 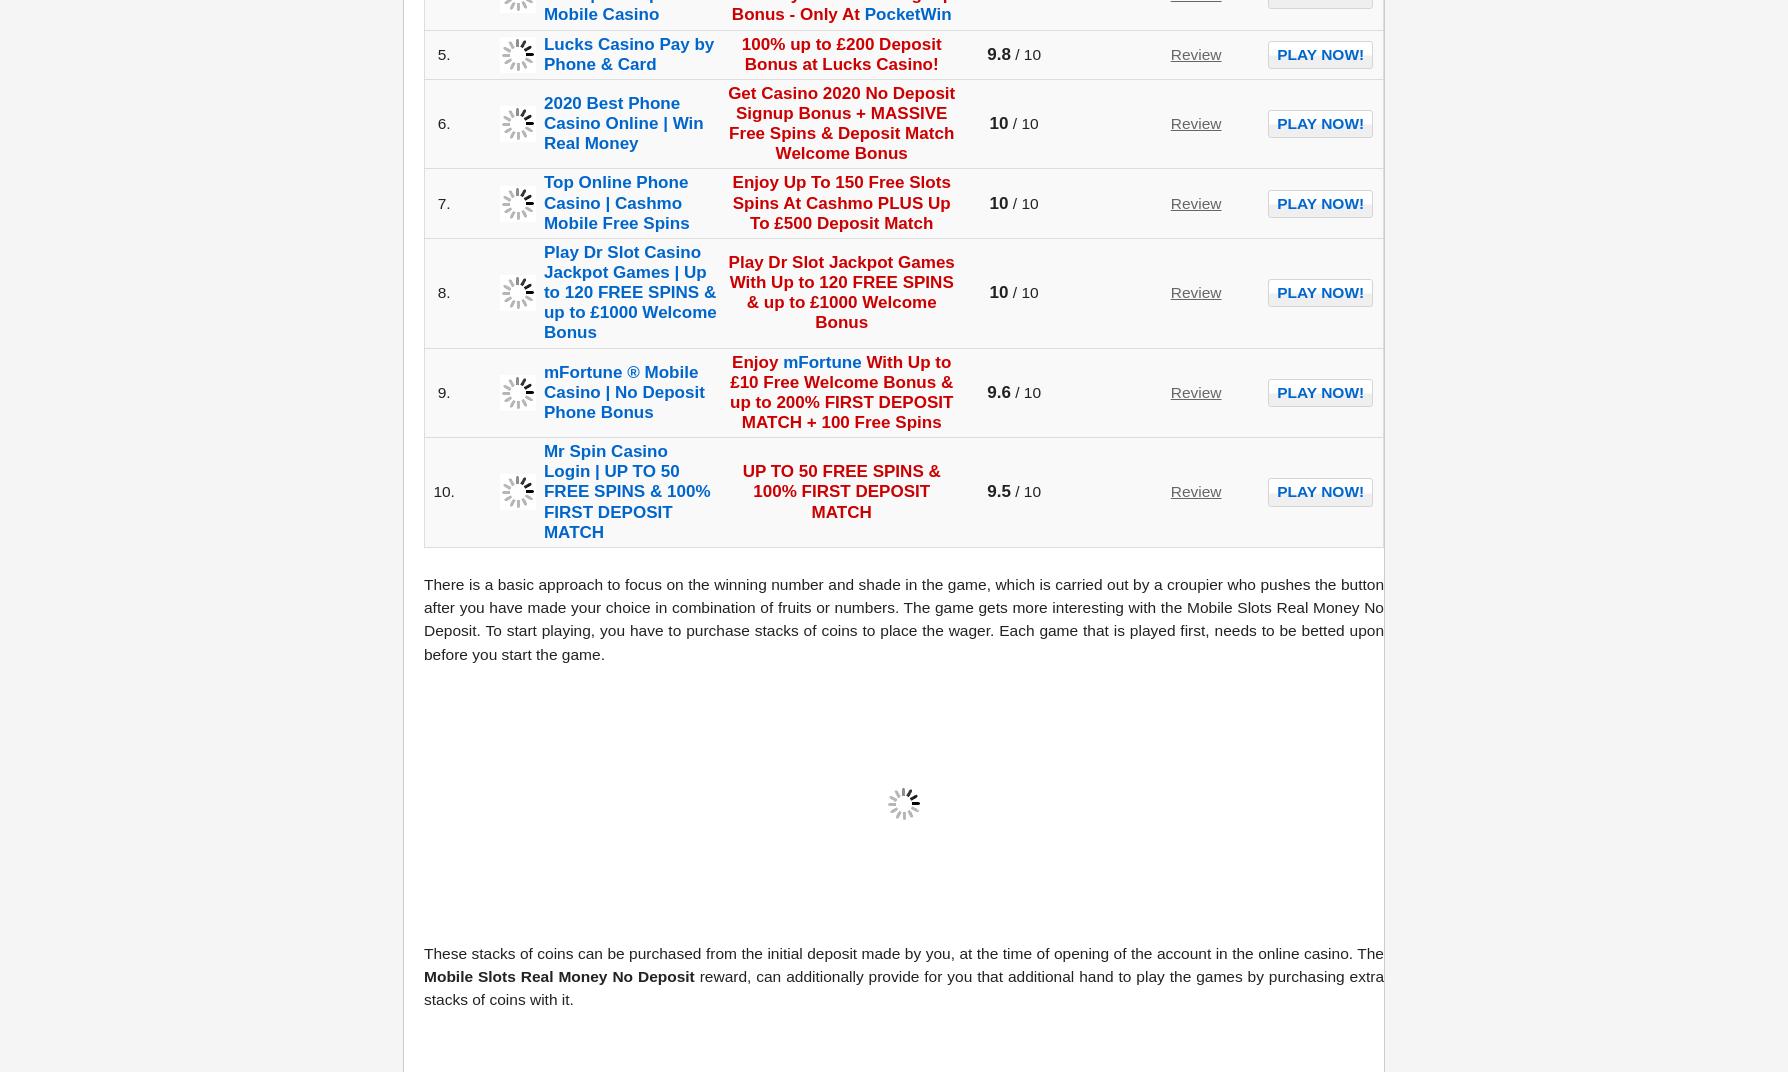 I want to click on '2020 Best Phone Casino Online | Win Real Money', so click(x=622, y=122).